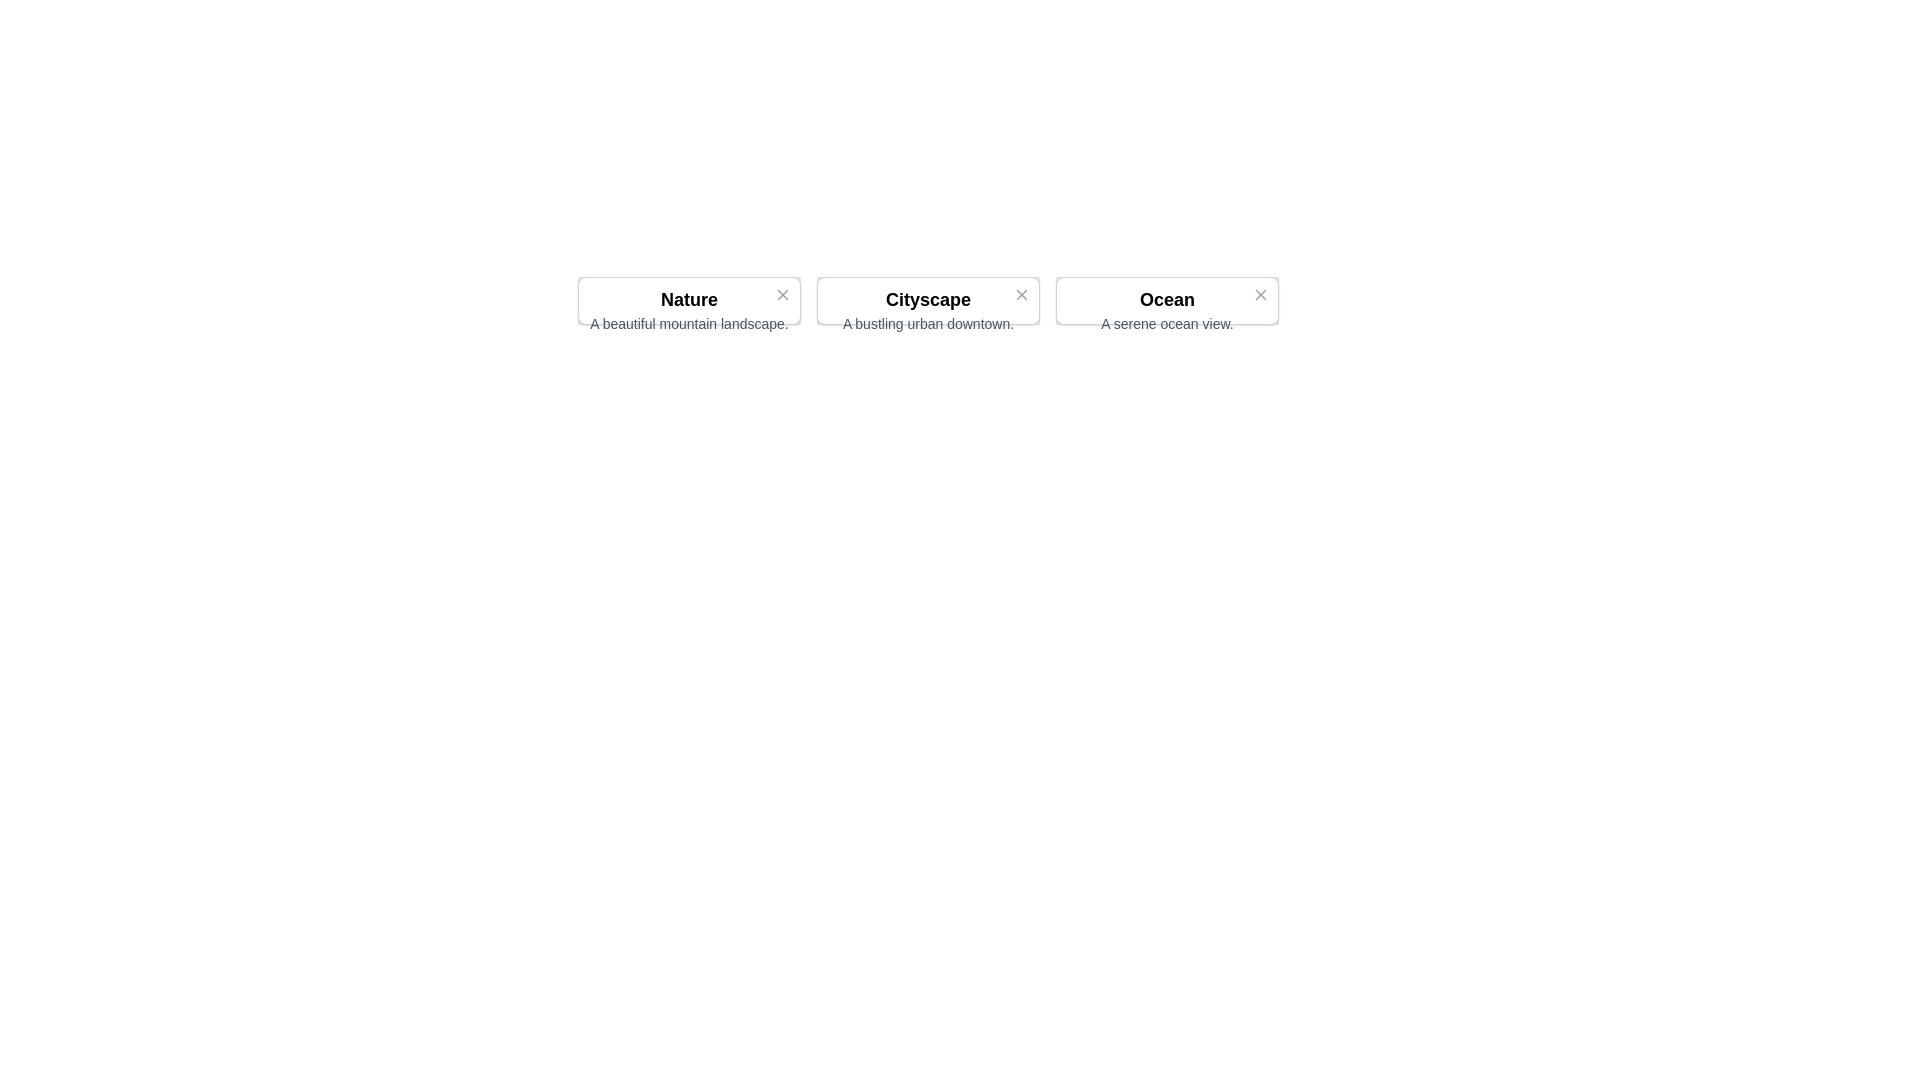 Image resolution: width=1920 pixels, height=1080 pixels. Describe the element at coordinates (927, 309) in the screenshot. I see `the informational card titled 'Cityscape', which features a description 'A bustling urban downtown.' and is styled with a white background within a rounded box, positioned centrally between the 'Nature' and 'Ocean' elements` at that location.